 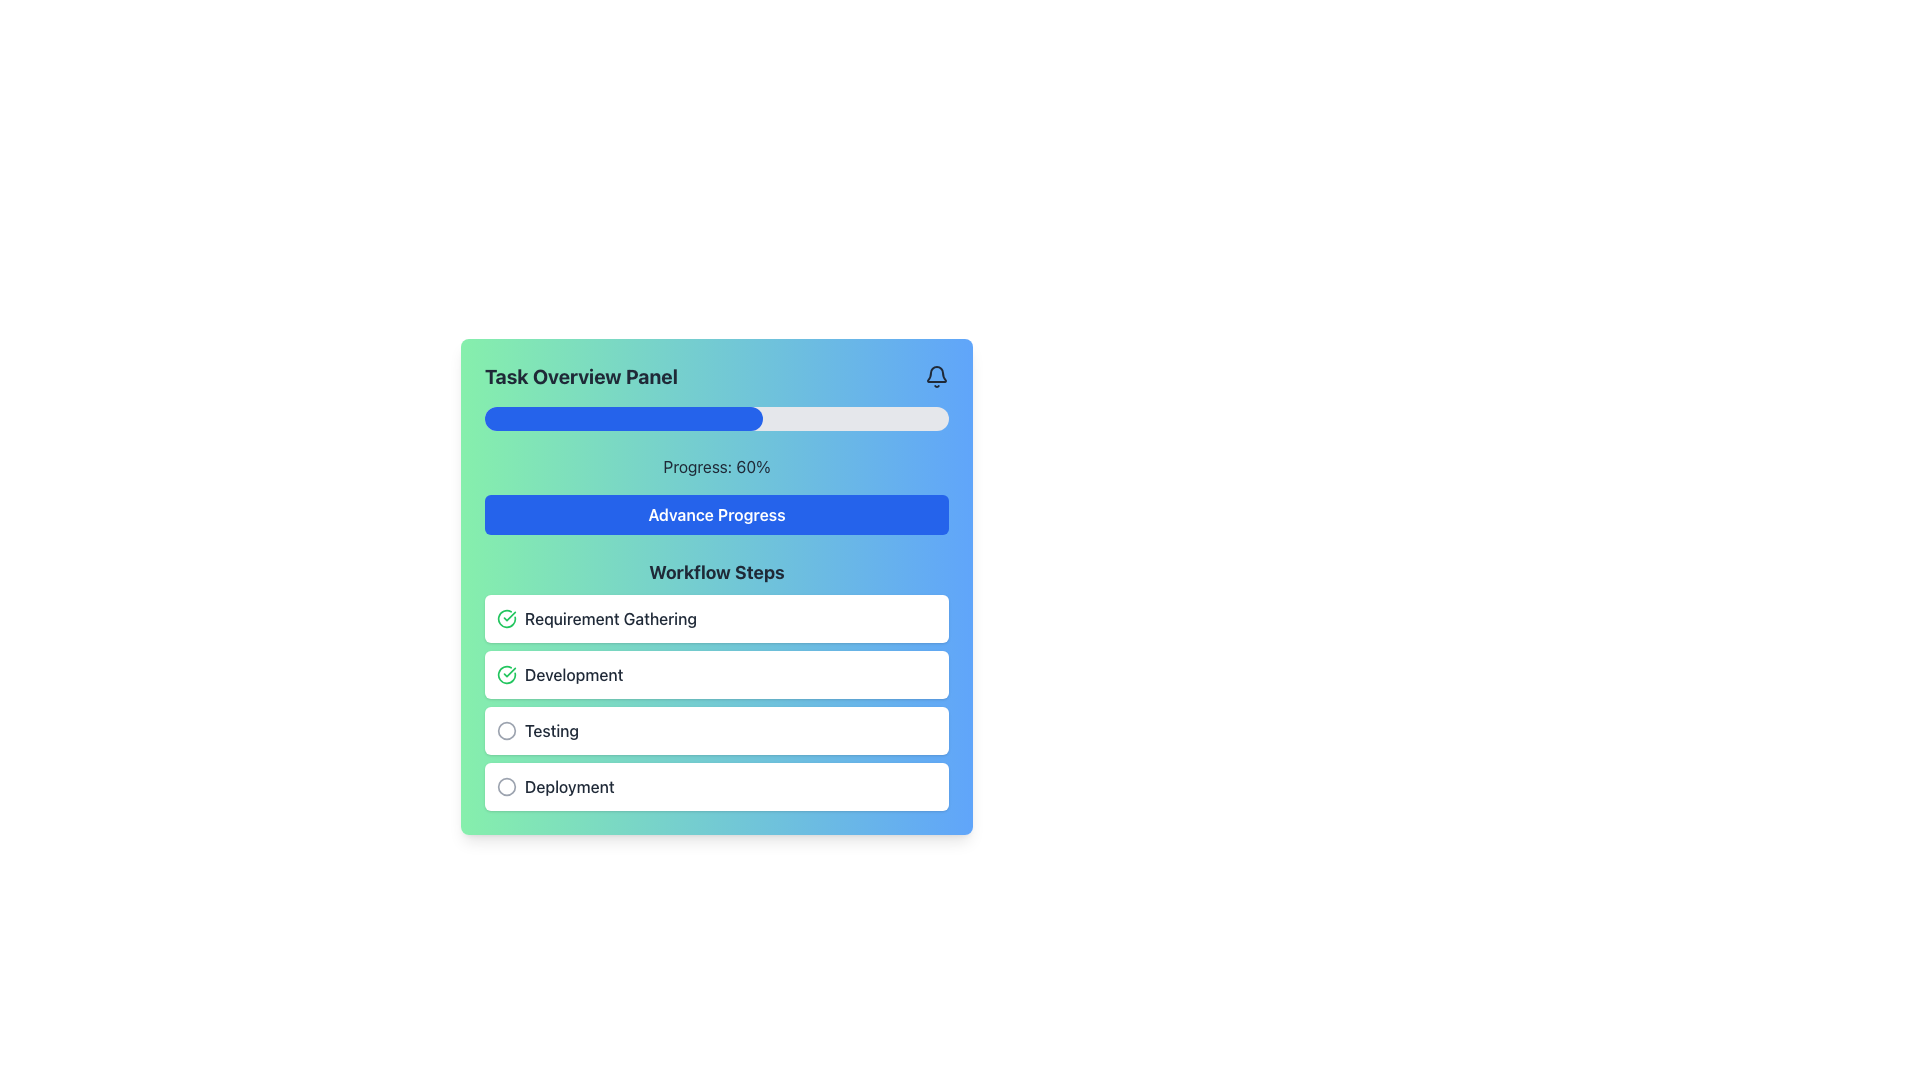 I want to click on the text label 'Workflow Steps' which is styled with bold, large-size font in dark gray color, positioned at the top left corner of the list section, so click(x=716, y=573).